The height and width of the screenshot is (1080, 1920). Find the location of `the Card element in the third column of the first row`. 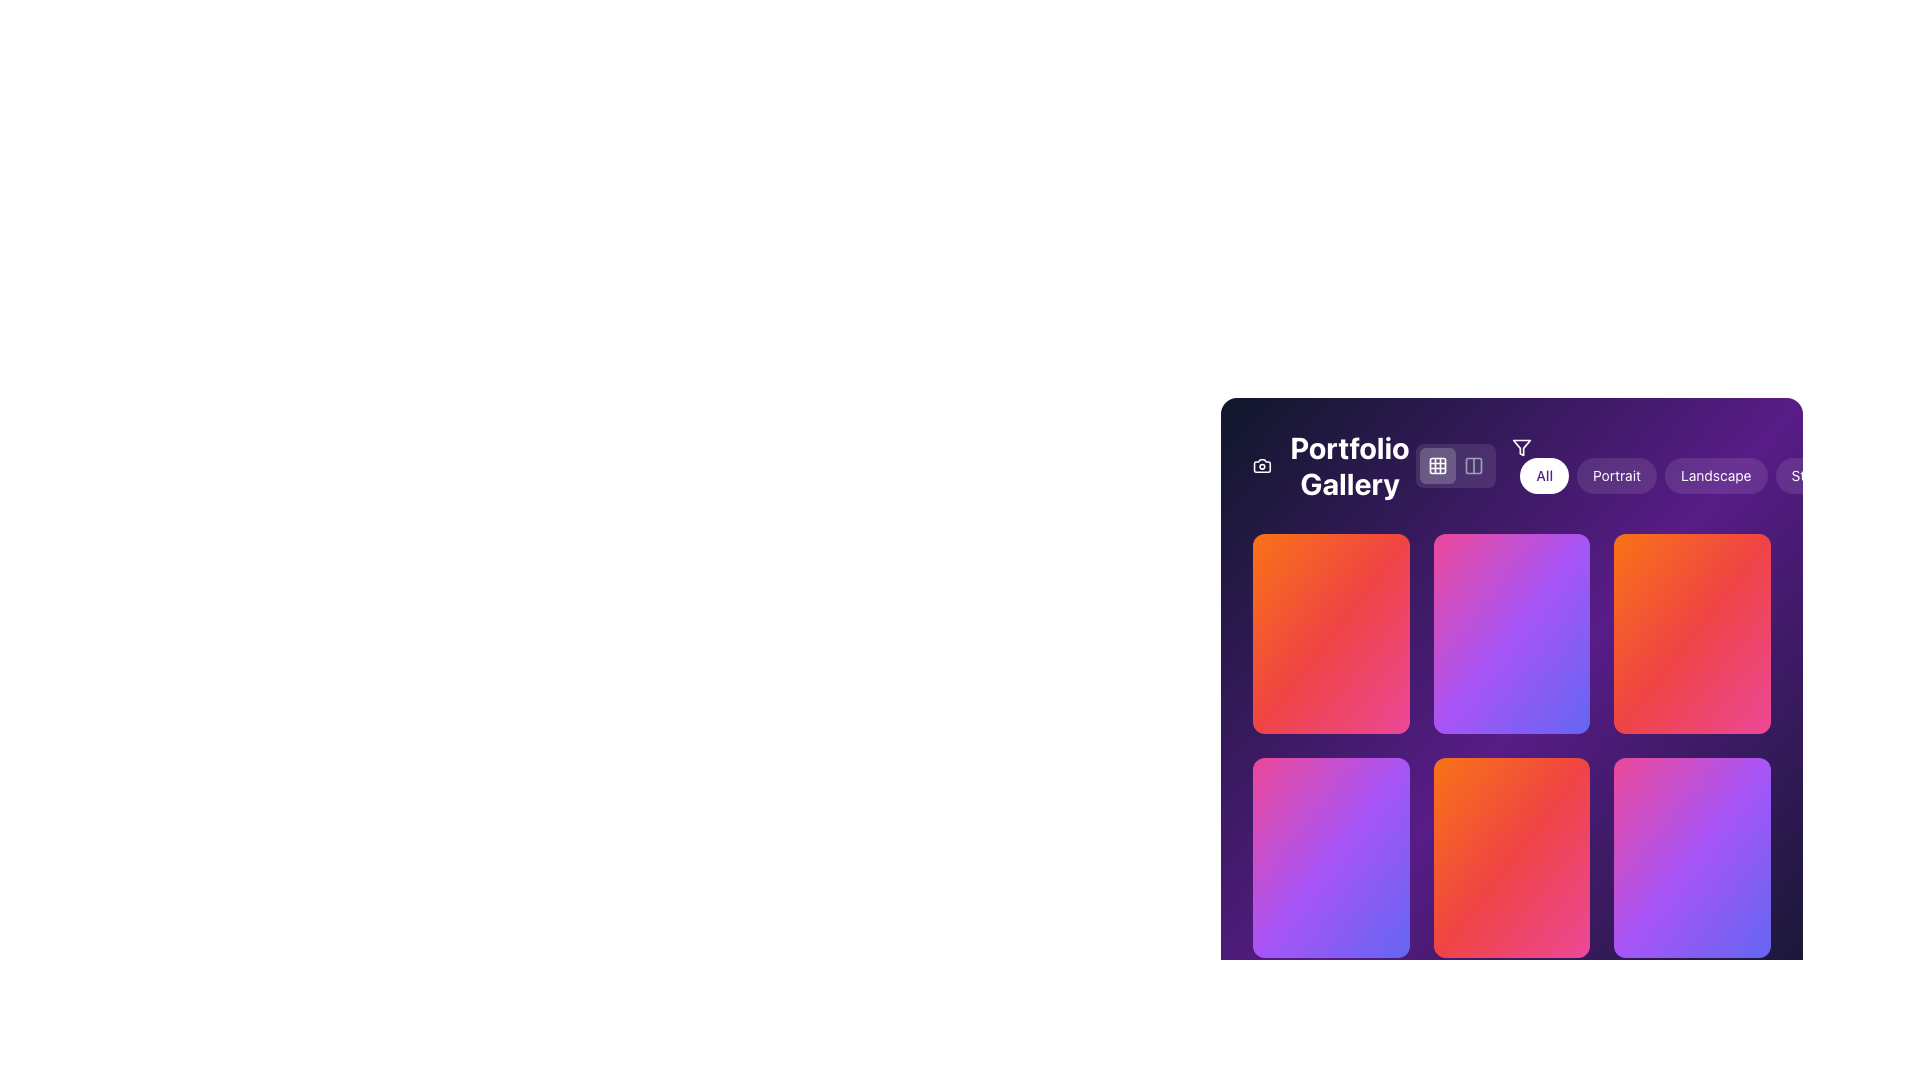

the Card element in the third column of the first row is located at coordinates (1691, 633).